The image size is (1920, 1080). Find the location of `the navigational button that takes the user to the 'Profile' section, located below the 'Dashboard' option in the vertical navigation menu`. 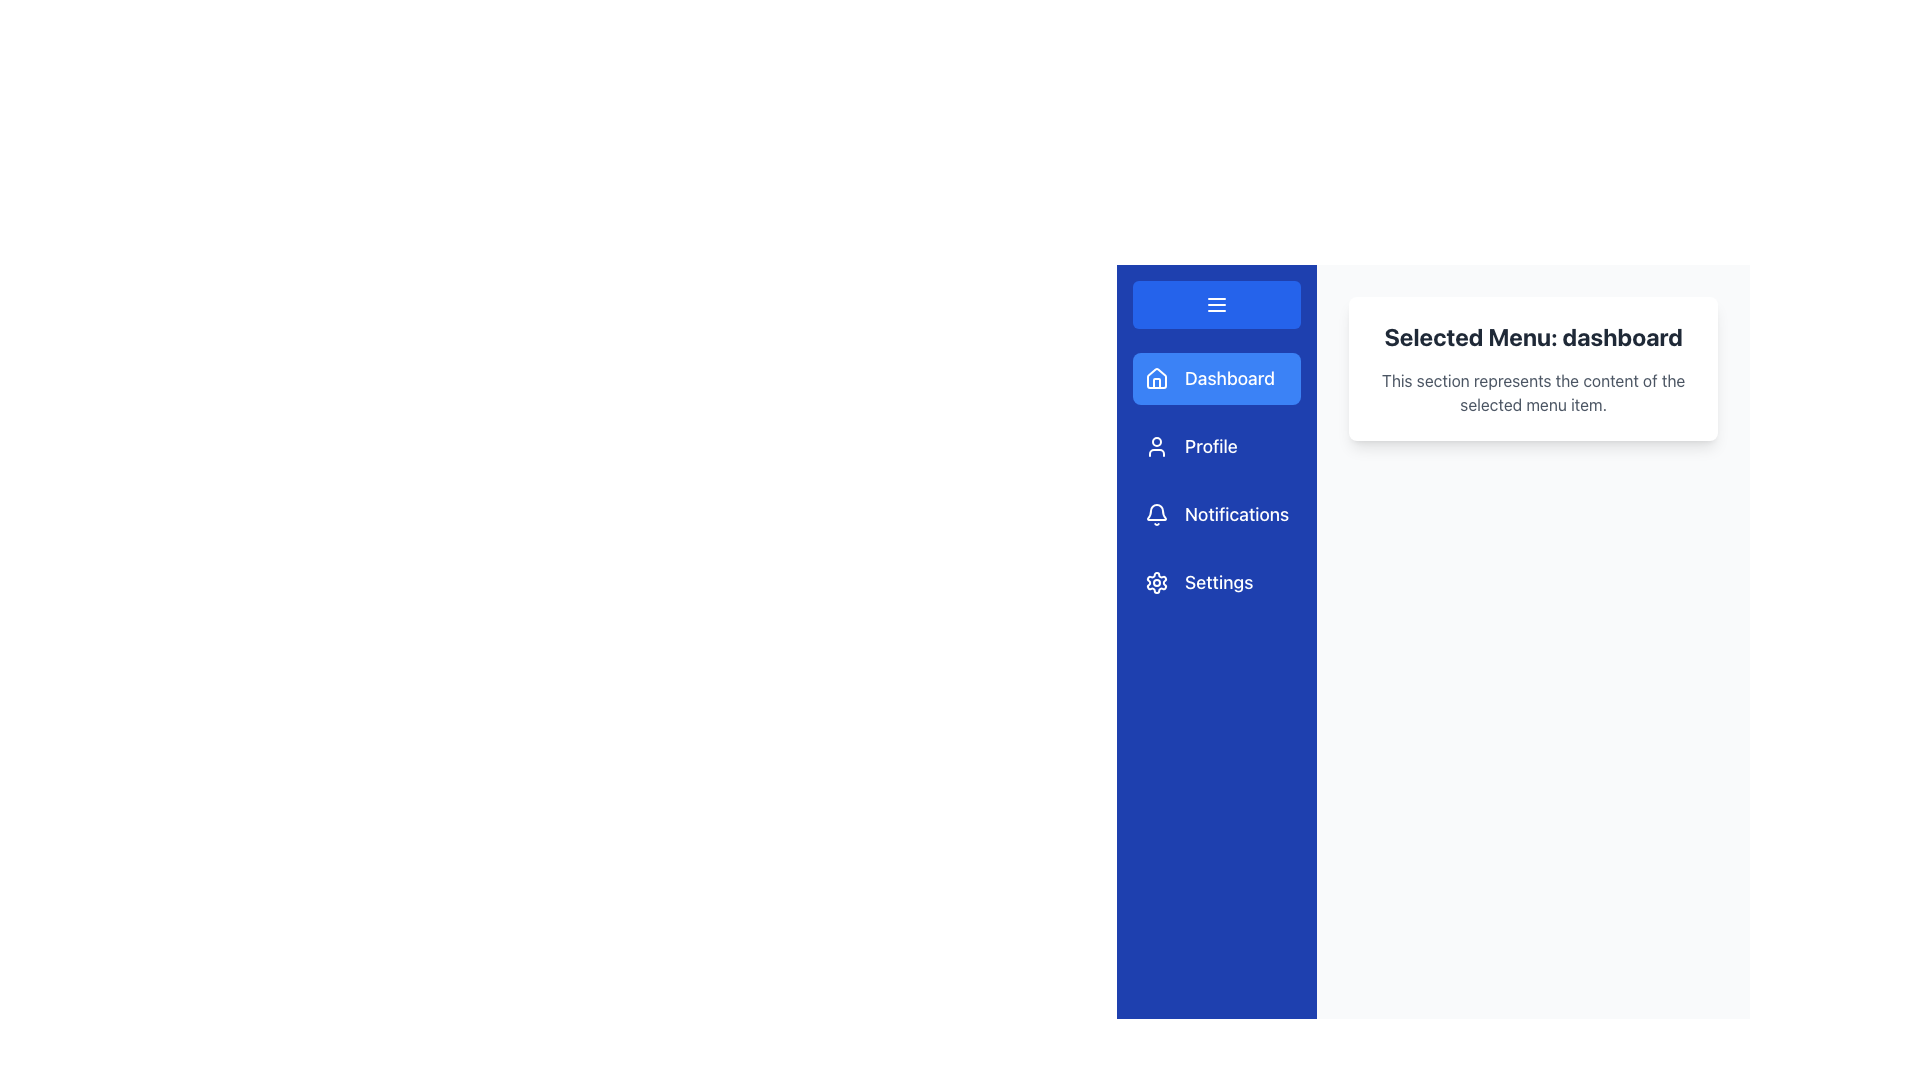

the navigational button that takes the user to the 'Profile' section, located below the 'Dashboard' option in the vertical navigation menu is located at coordinates (1216, 446).